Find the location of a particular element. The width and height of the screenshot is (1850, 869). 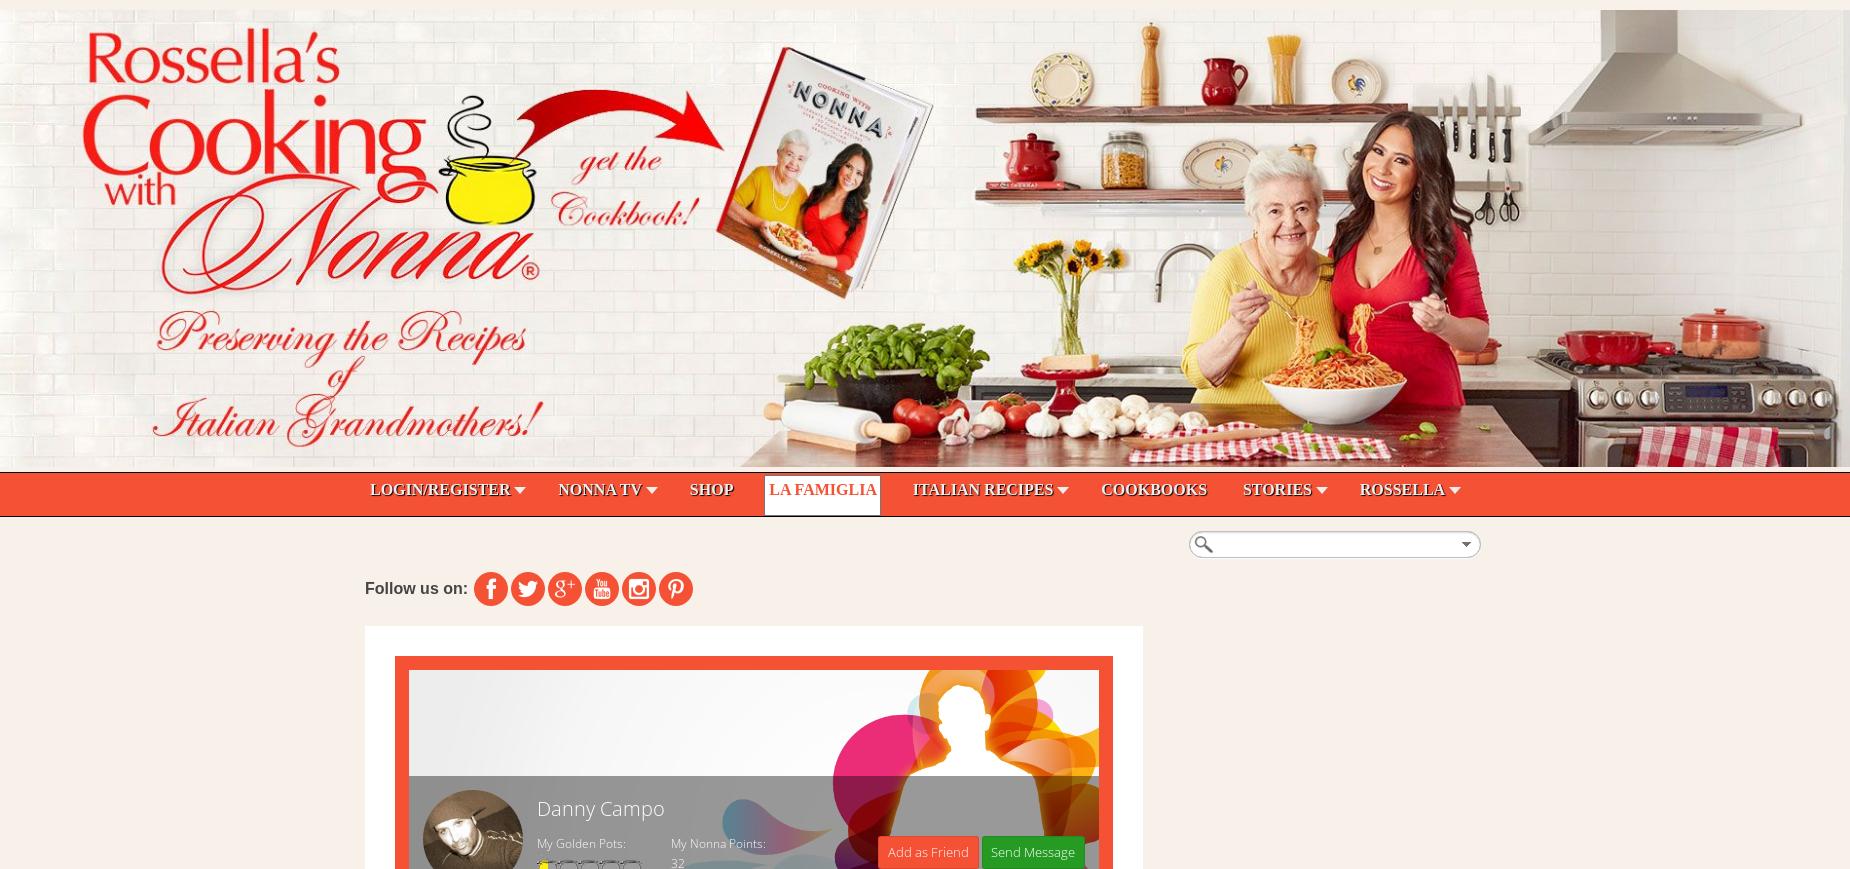

'Search - Easy Blog' is located at coordinates (439, 520).